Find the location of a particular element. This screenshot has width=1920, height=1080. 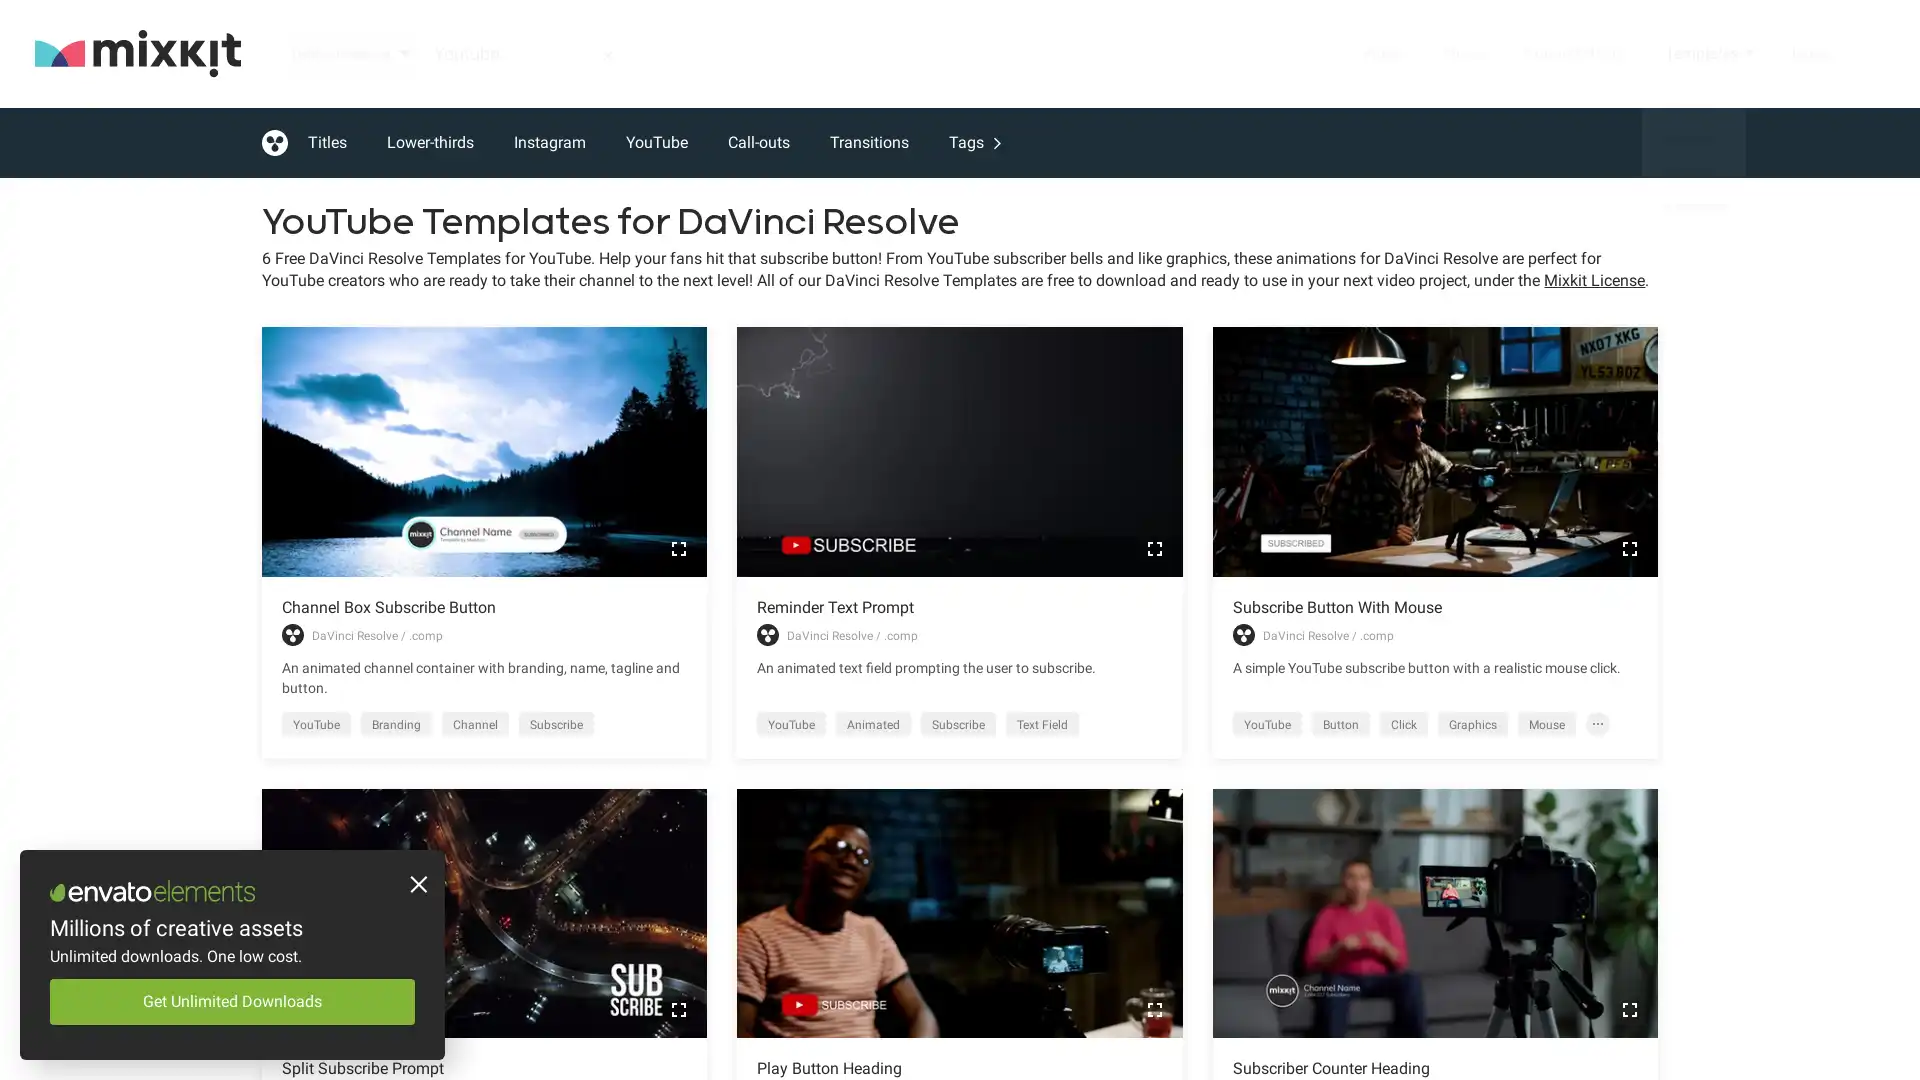

Close is located at coordinates (415, 886).